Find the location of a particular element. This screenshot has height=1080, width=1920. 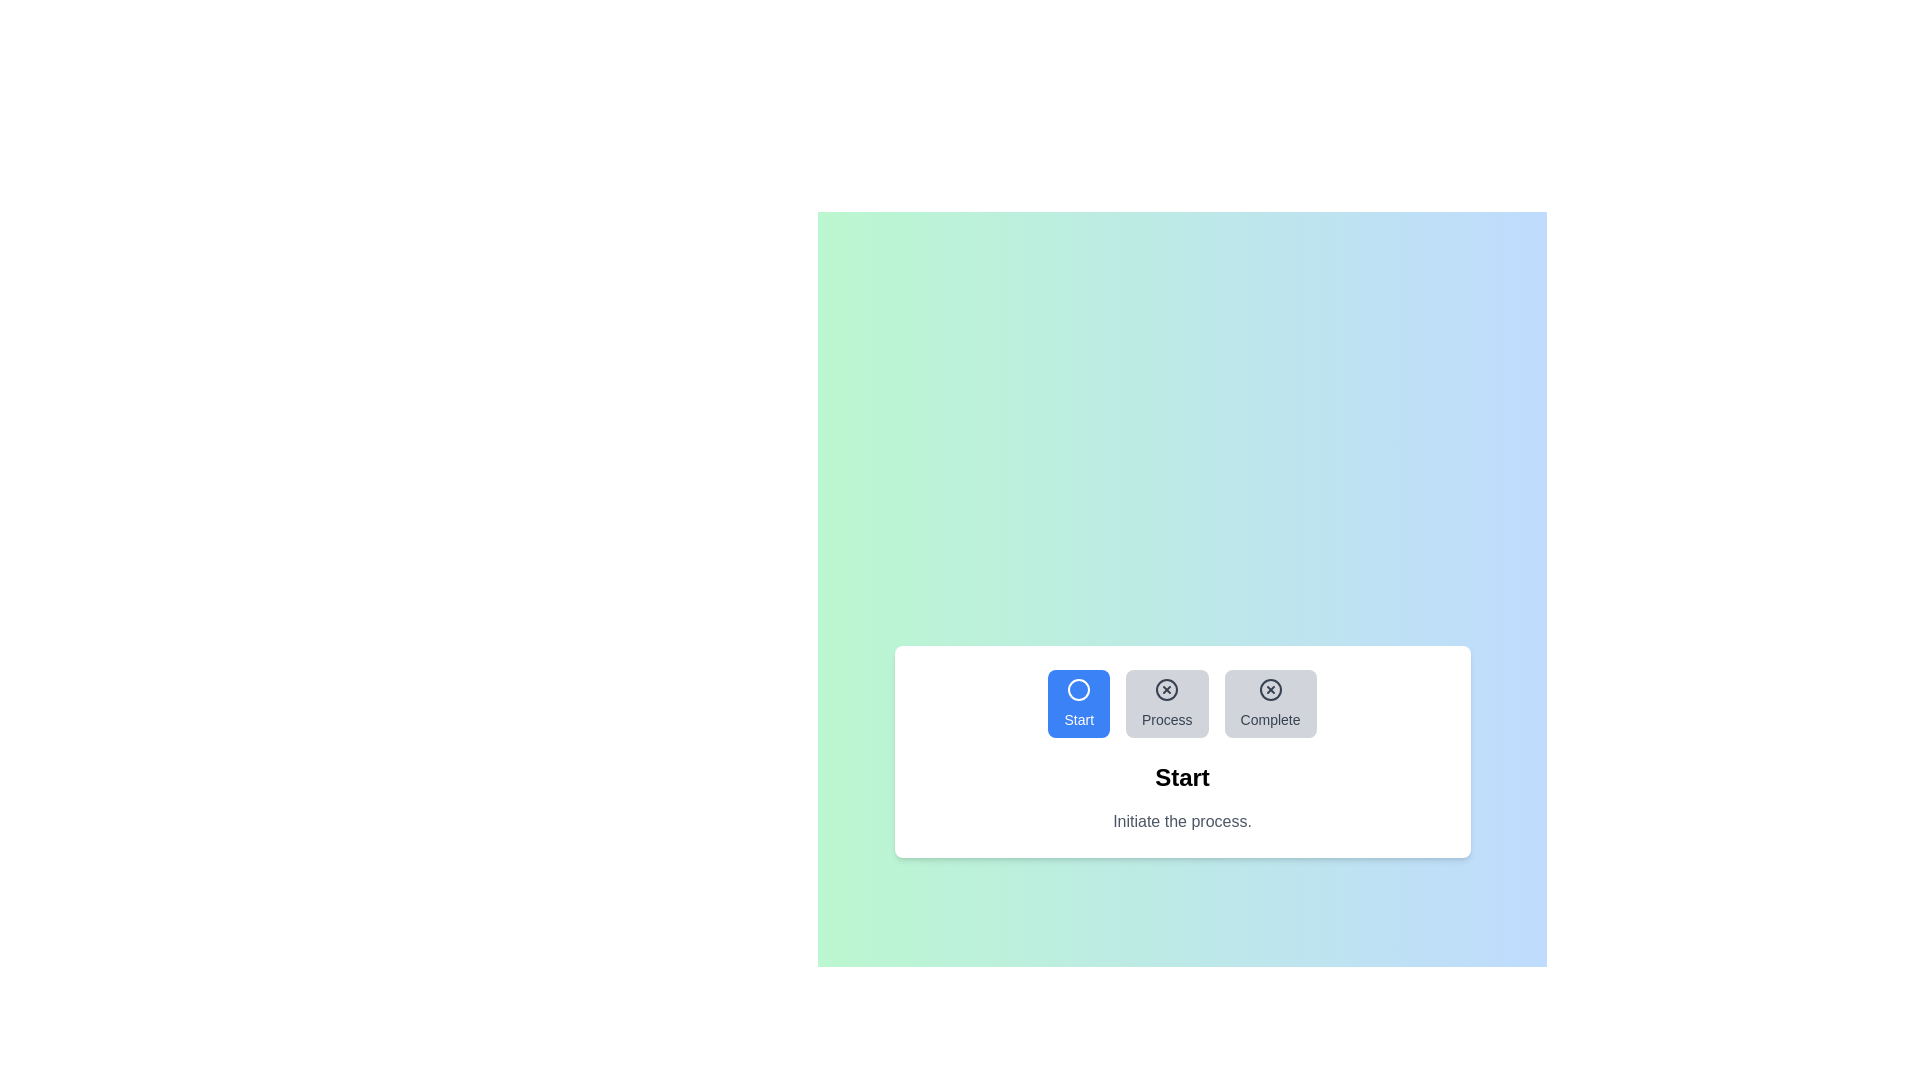

the title or header text element that indicates the beginning of a process, situated above the subtitle 'Initiate the process.' is located at coordinates (1182, 777).